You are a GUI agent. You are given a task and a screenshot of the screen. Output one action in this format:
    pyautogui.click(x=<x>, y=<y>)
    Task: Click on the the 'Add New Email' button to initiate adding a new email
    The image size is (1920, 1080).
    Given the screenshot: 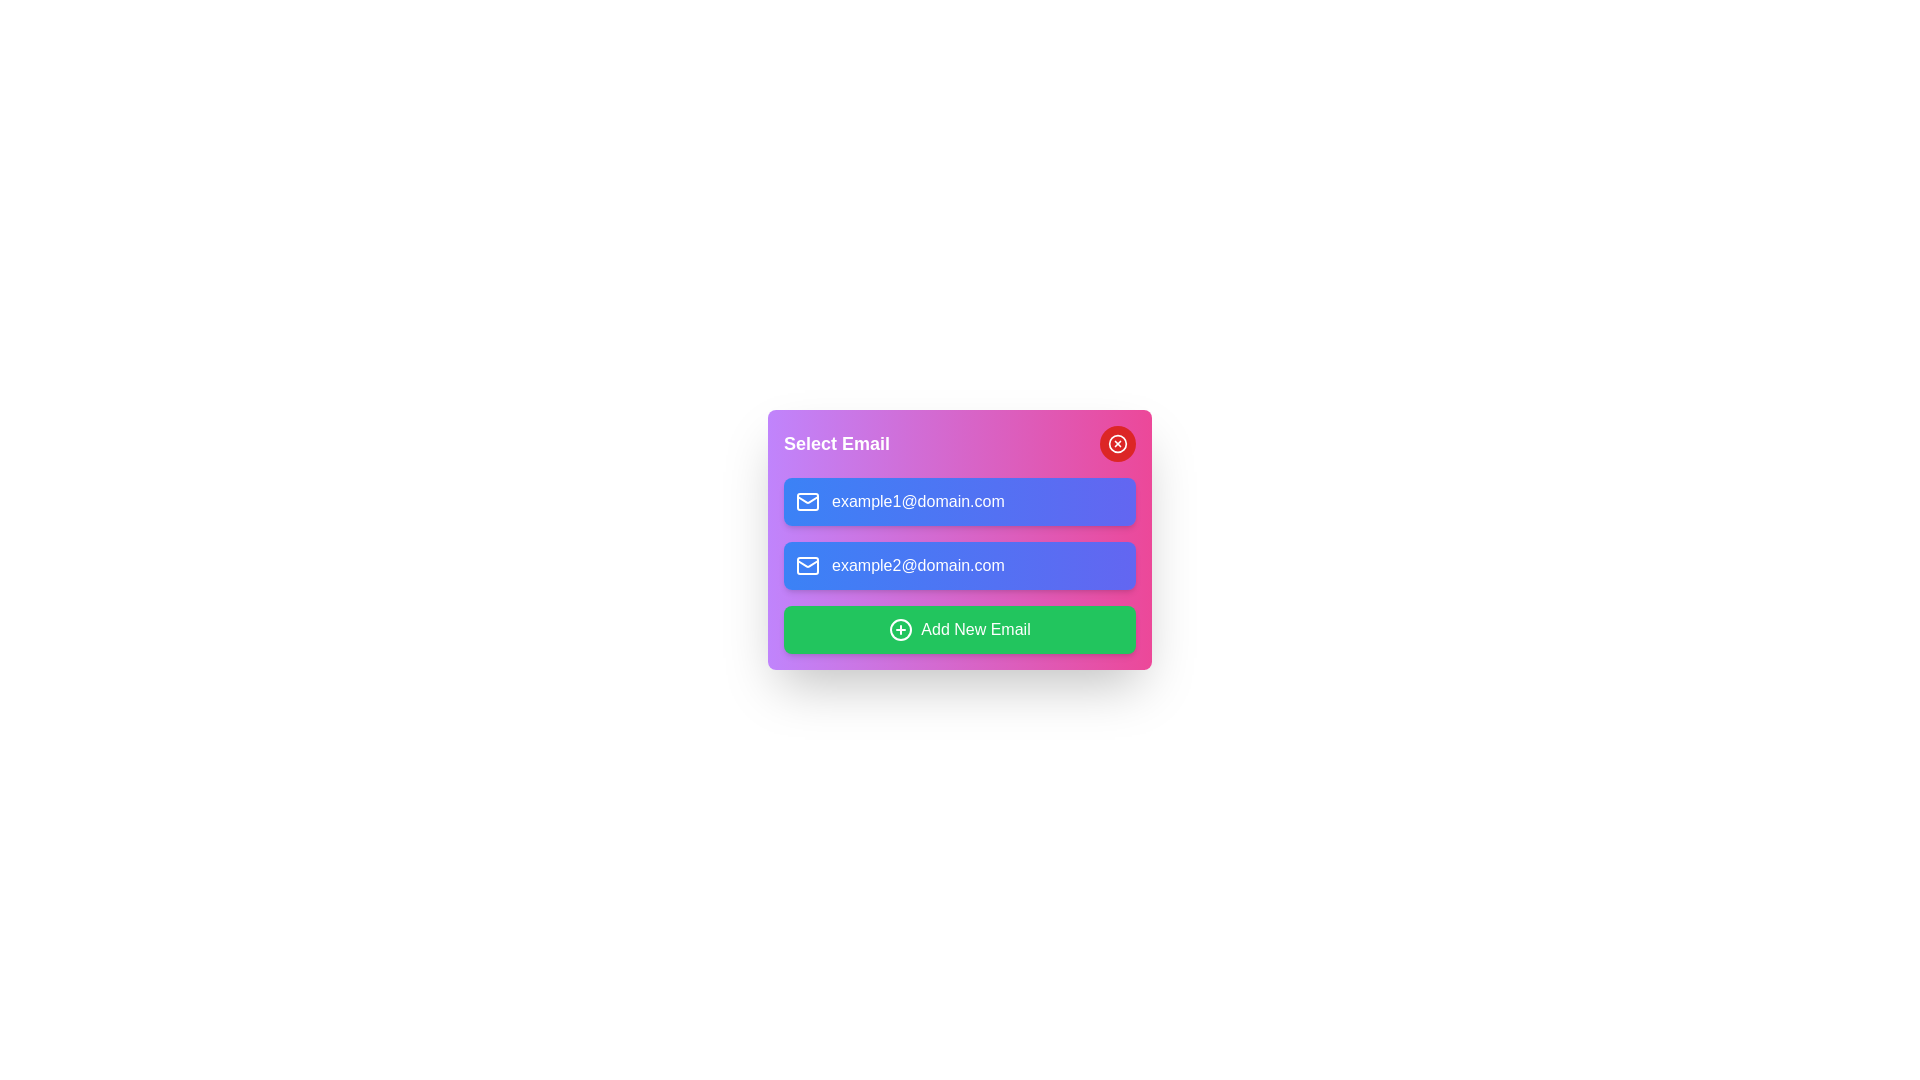 What is the action you would take?
    pyautogui.click(x=960, y=628)
    